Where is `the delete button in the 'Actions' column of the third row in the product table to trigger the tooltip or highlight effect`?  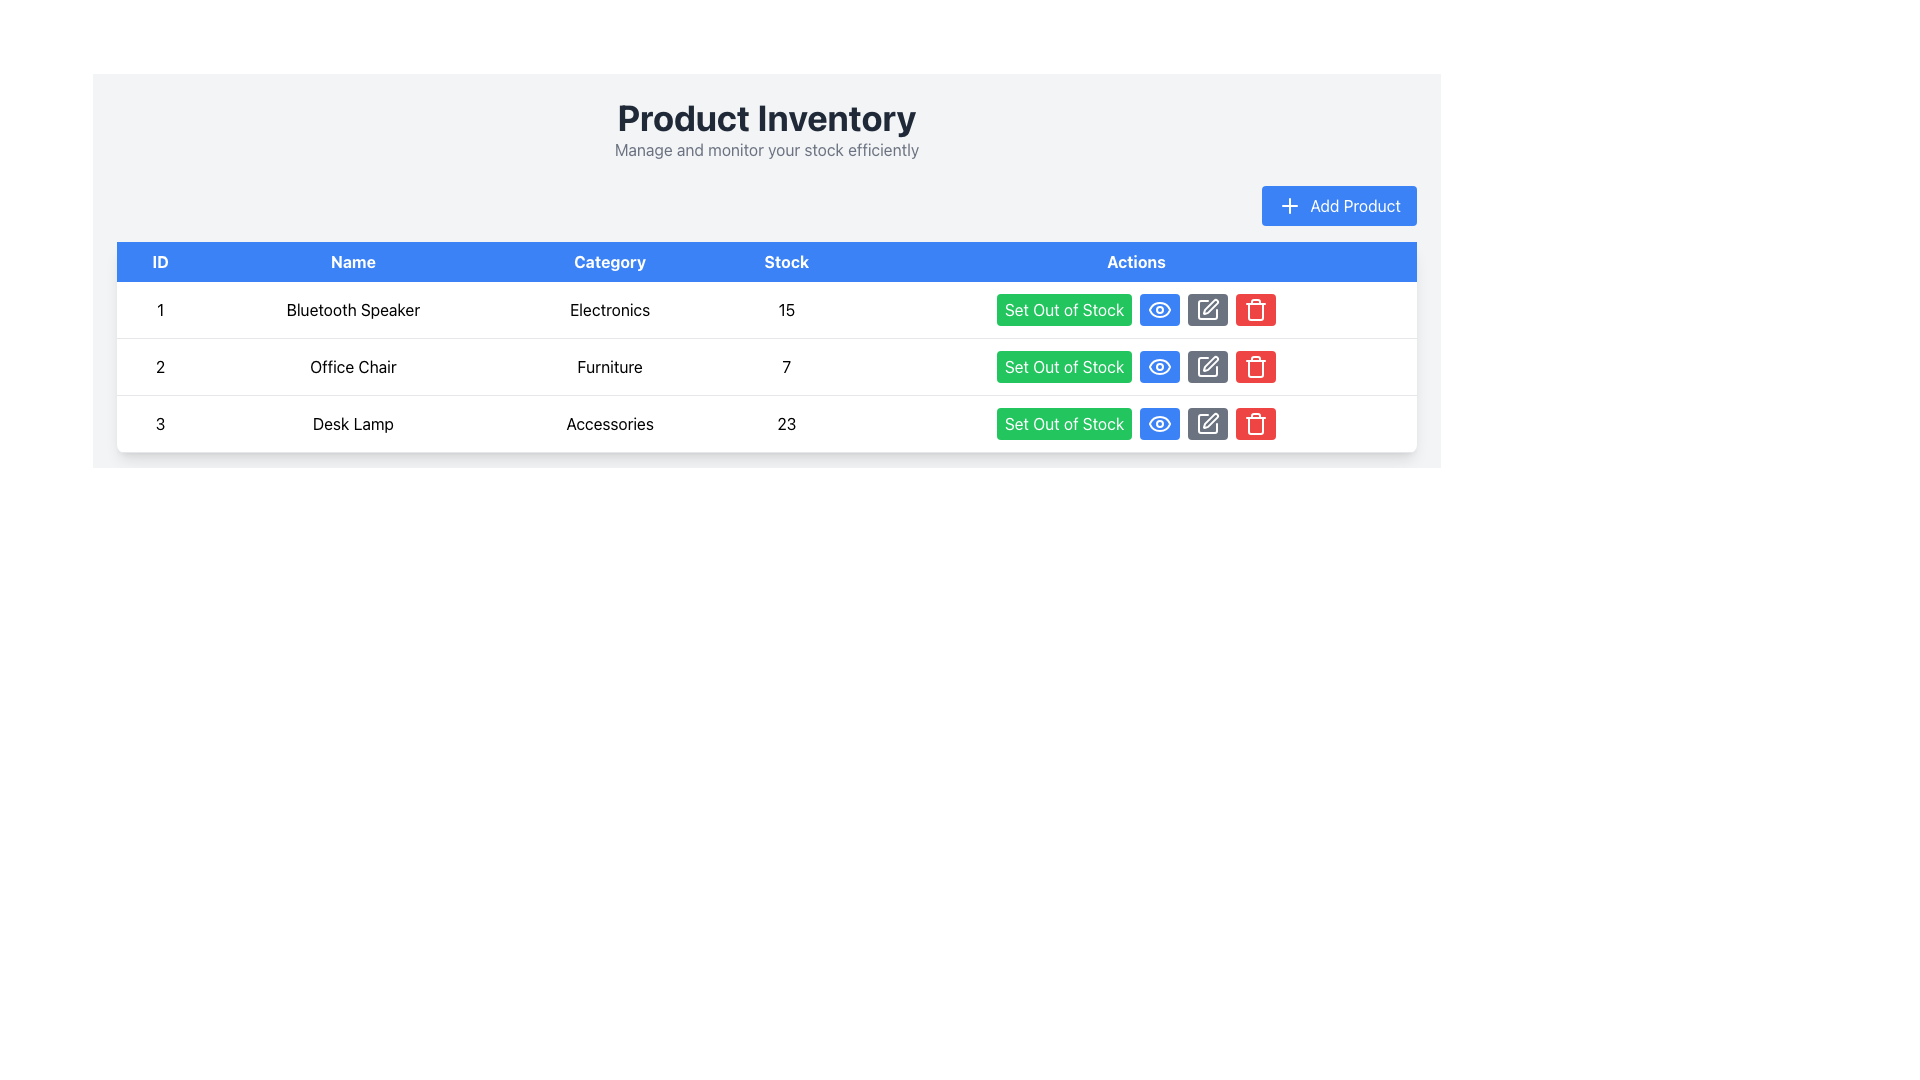
the delete button in the 'Actions' column of the third row in the product table to trigger the tooltip or highlight effect is located at coordinates (1255, 423).